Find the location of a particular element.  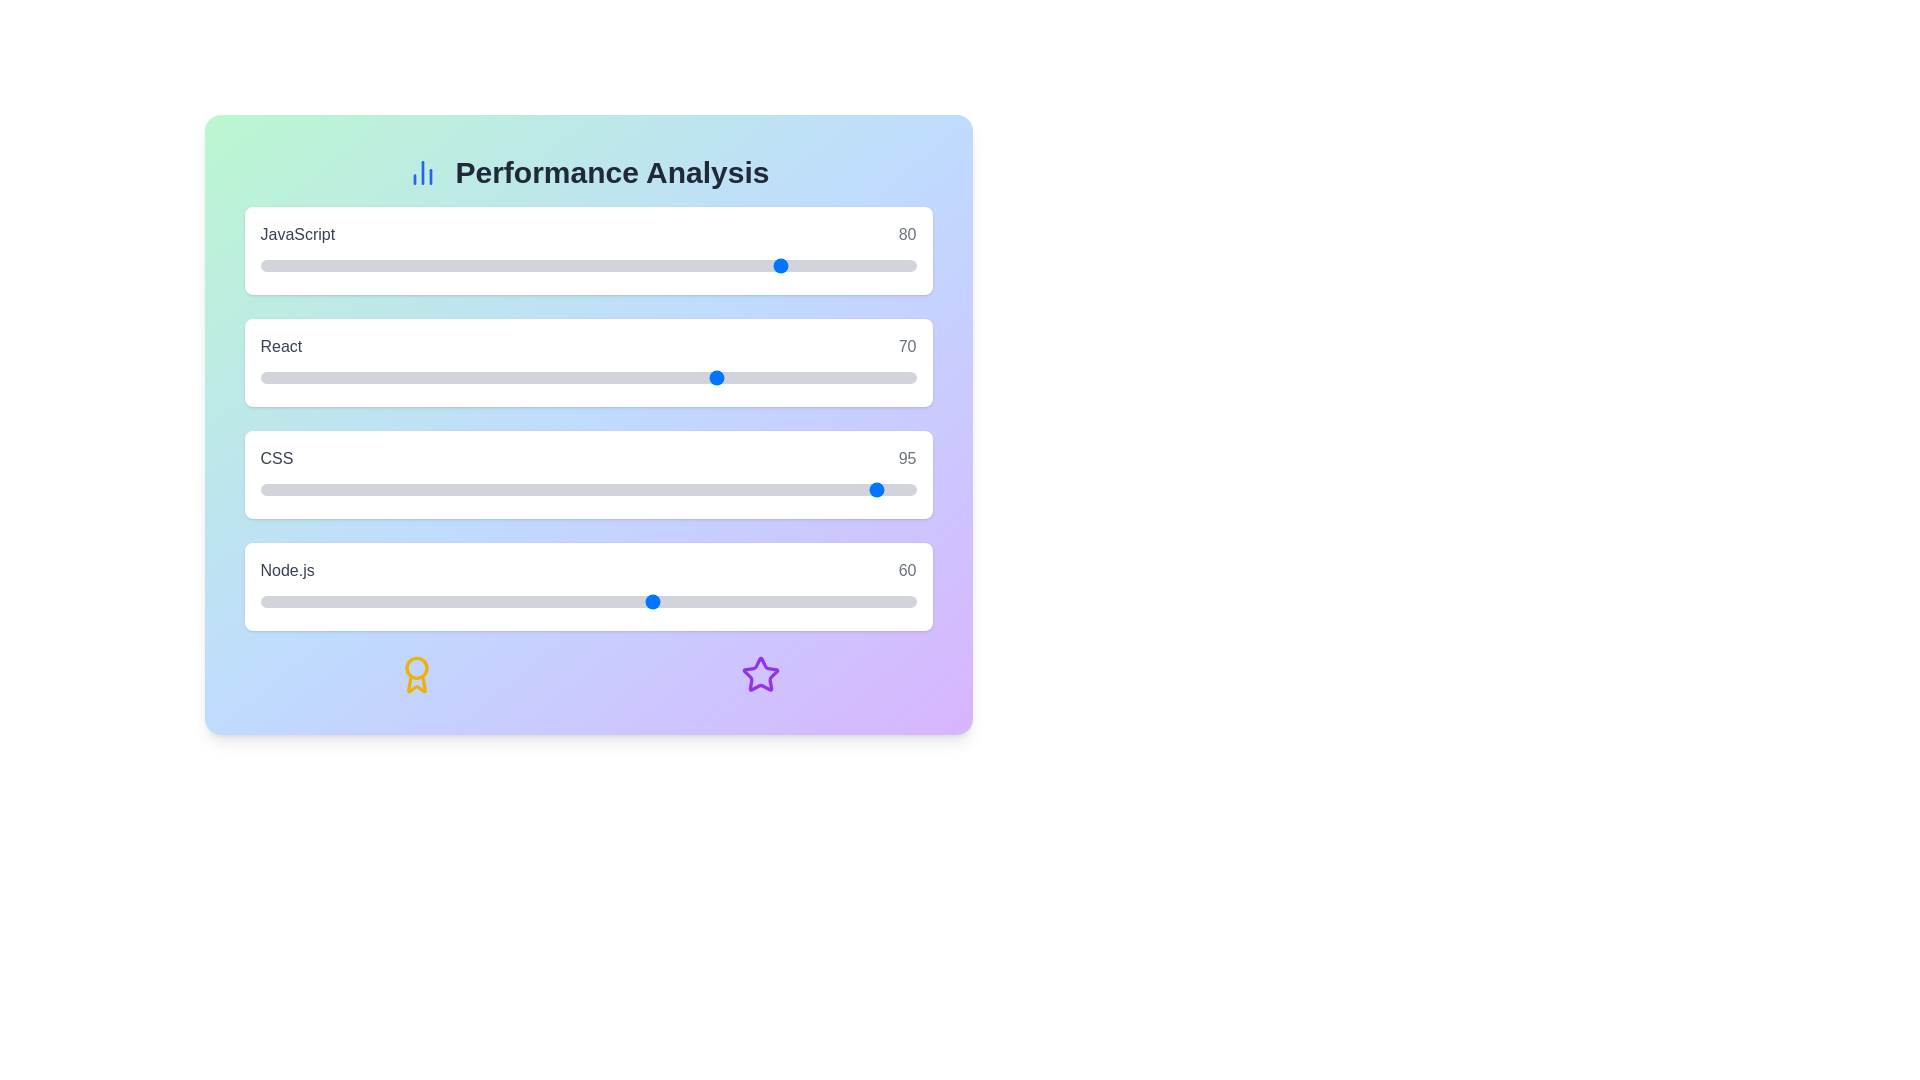

the decorative icon award is located at coordinates (415, 675).